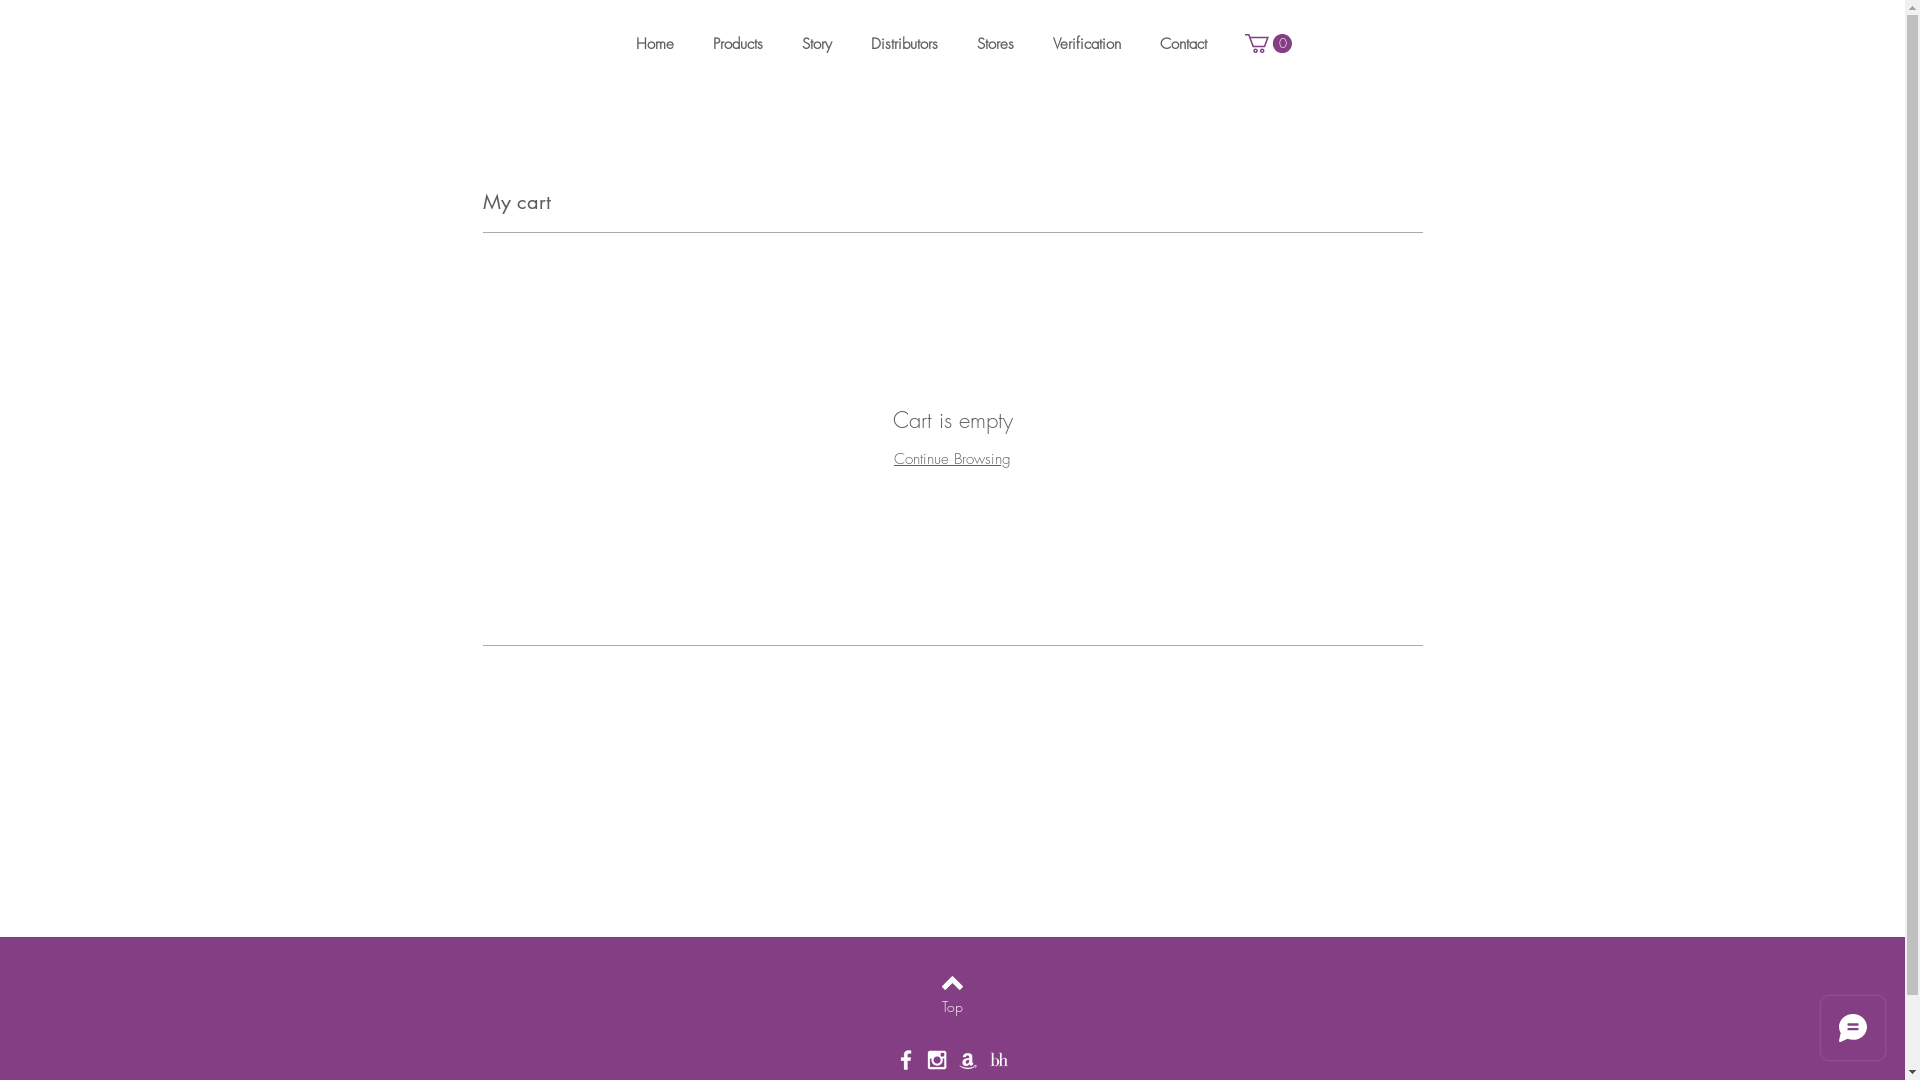 This screenshot has height=1080, width=1920. Describe the element at coordinates (1187, 44) in the screenshot. I see `'Contact'` at that location.